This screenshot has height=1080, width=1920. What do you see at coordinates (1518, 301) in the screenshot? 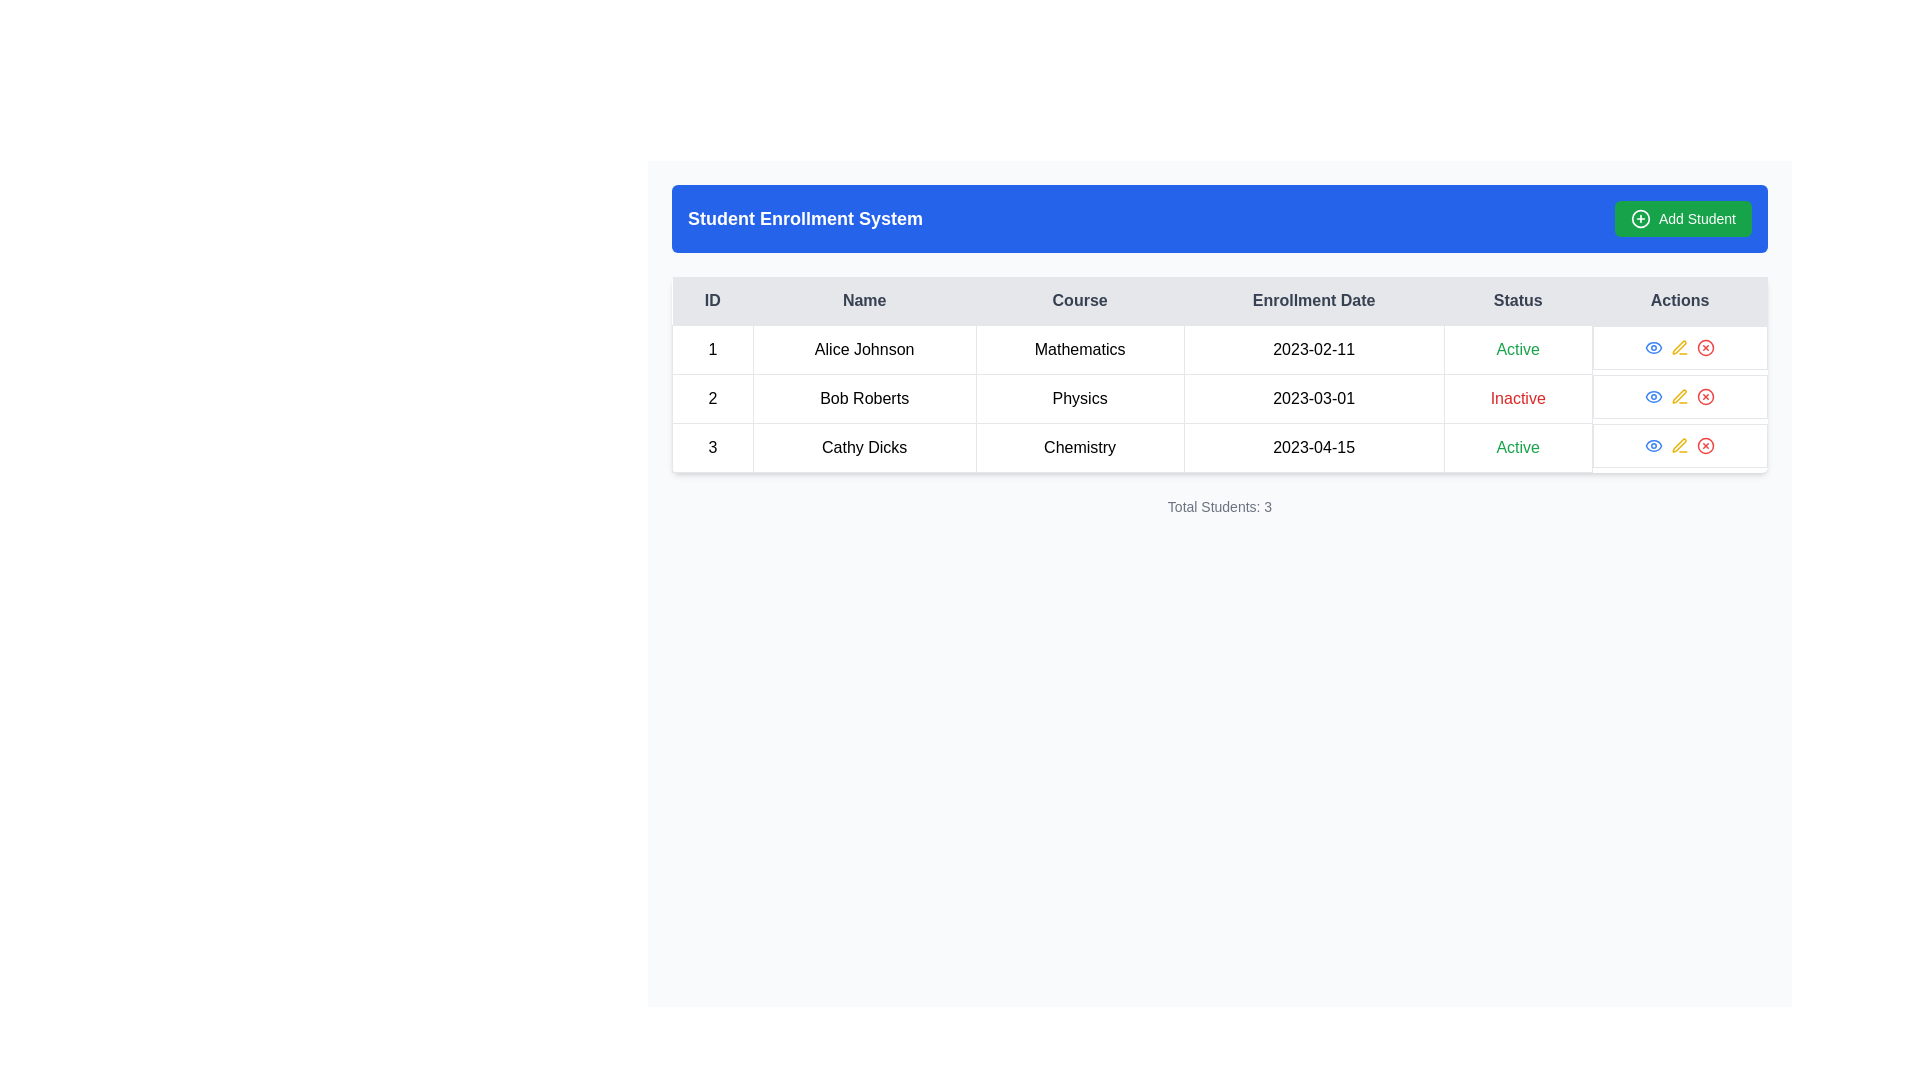
I see `the 'Status' text label element, which is the fifth column header in a table layout, displaying the word 'Status' in dark gray color on a light gray background` at bounding box center [1518, 301].